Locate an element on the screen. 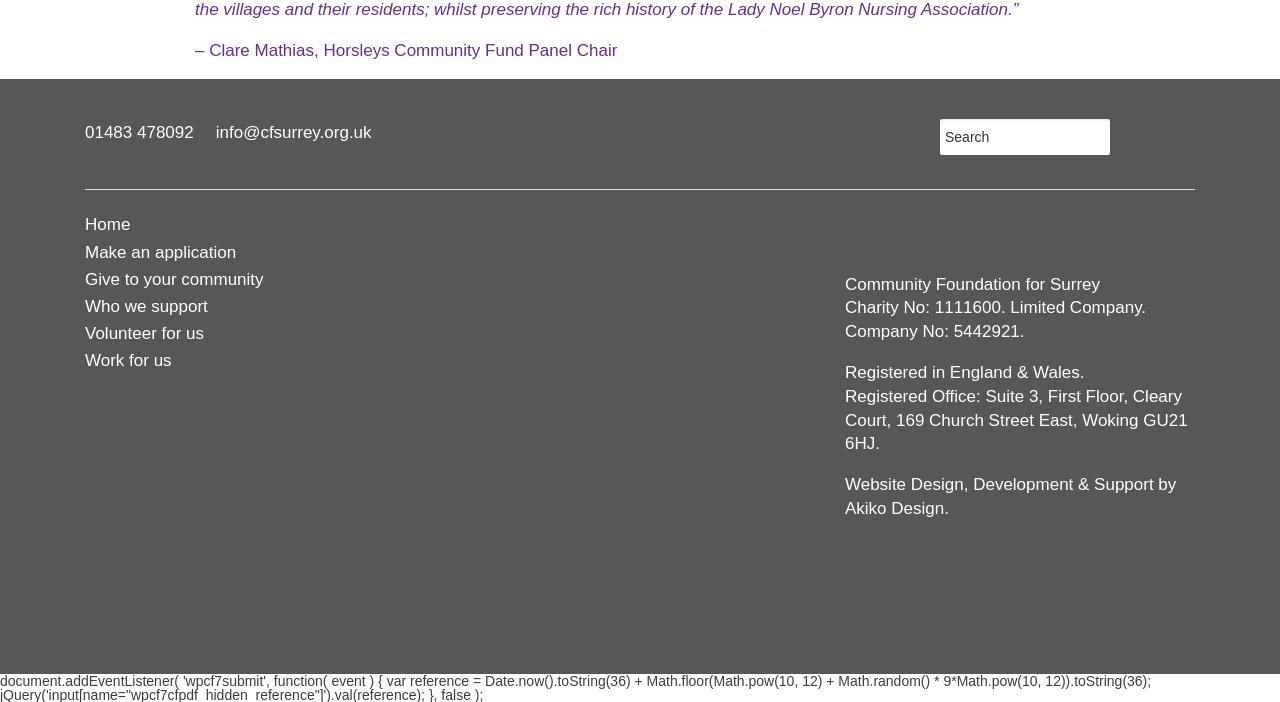 The height and width of the screenshot is (702, 1280). 'Who we support' is located at coordinates (145, 305).